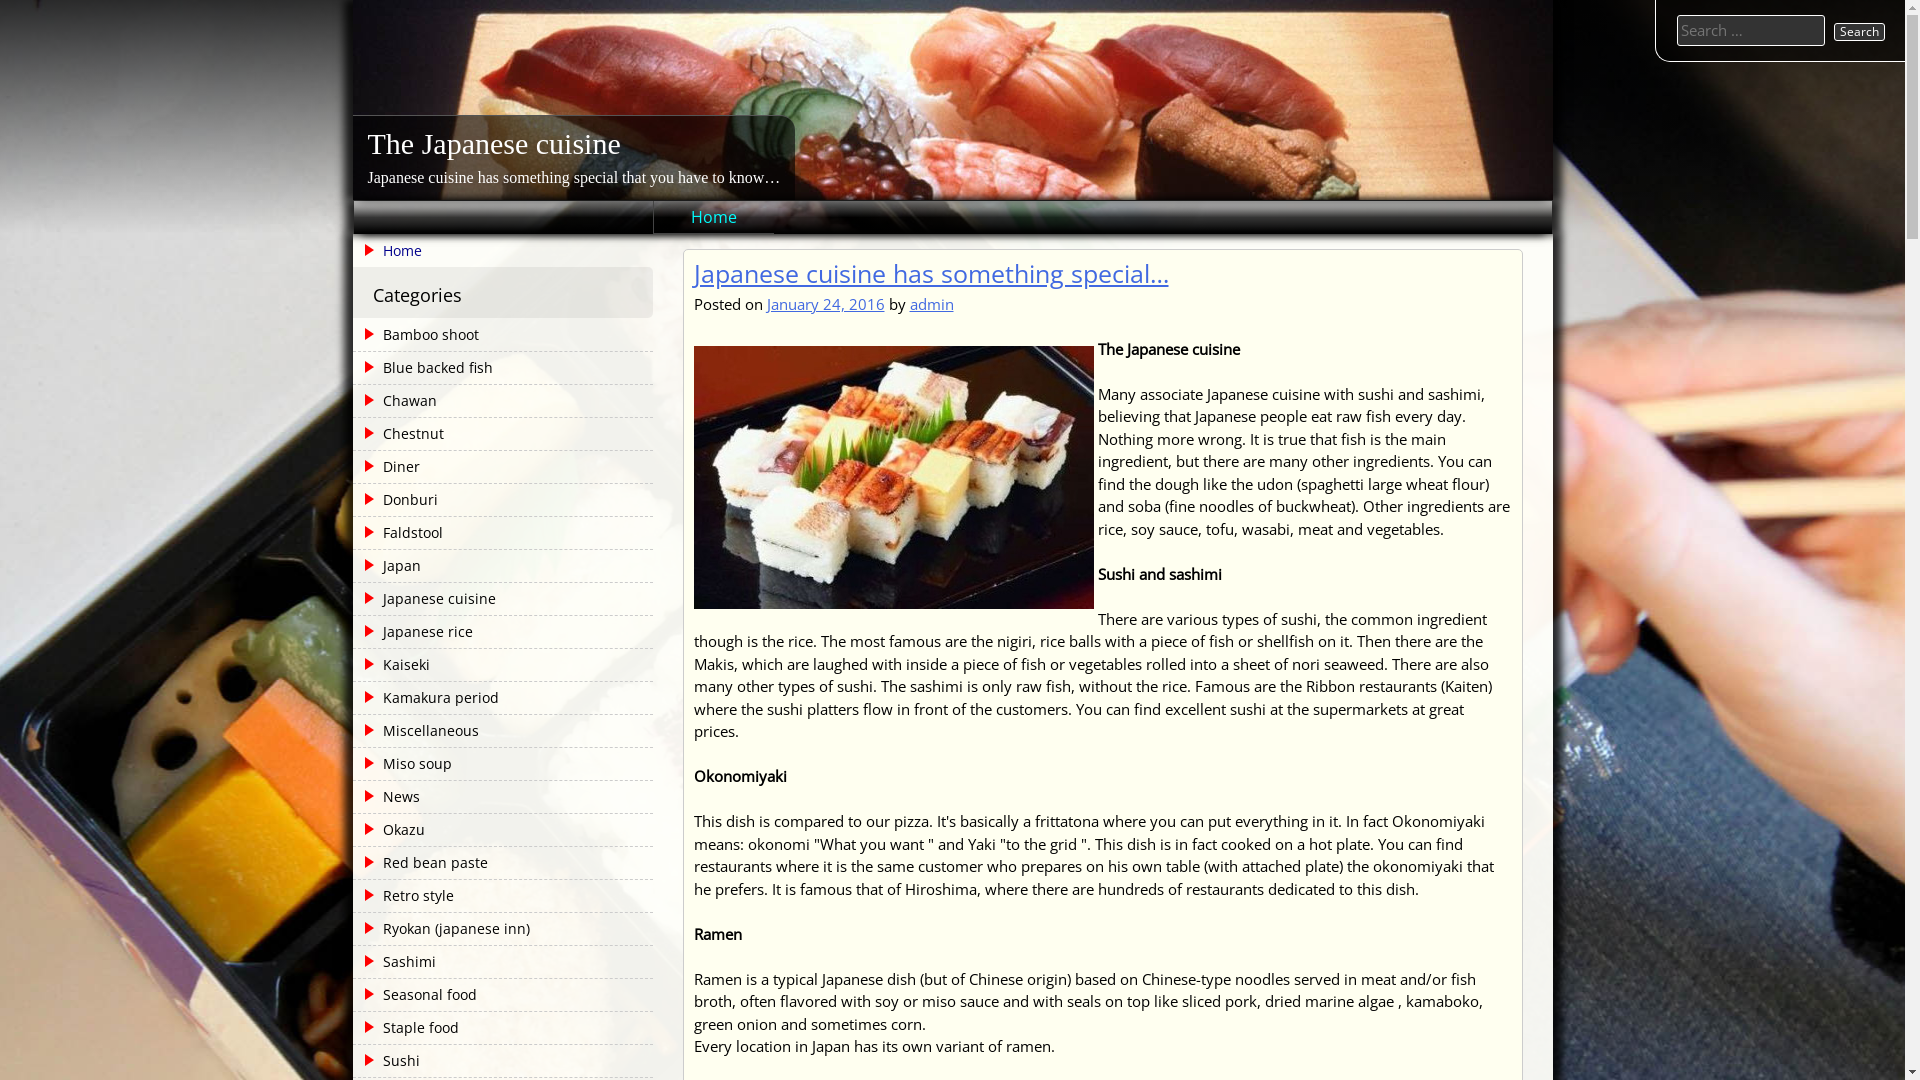  Describe the element at coordinates (388, 466) in the screenshot. I see `'Diner'` at that location.